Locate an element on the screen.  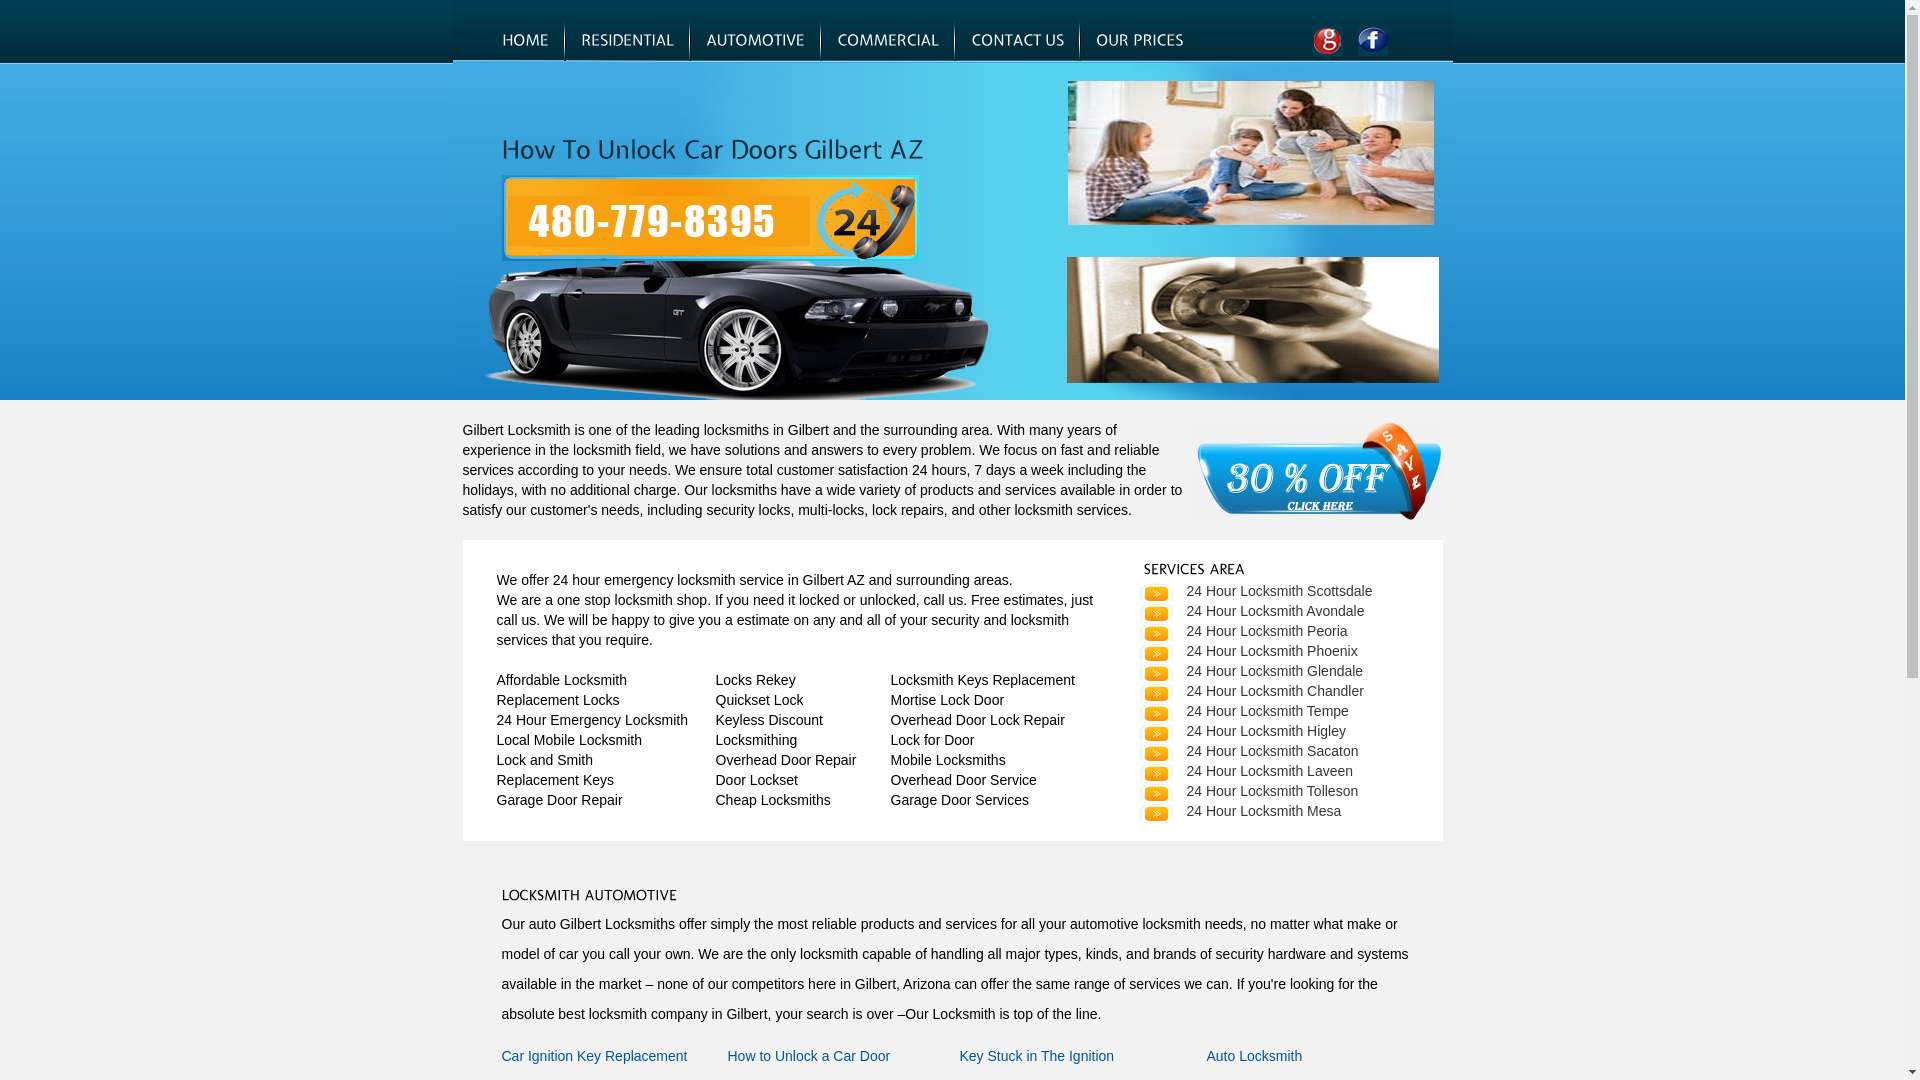
'Keyless Discount' is located at coordinates (768, 720).